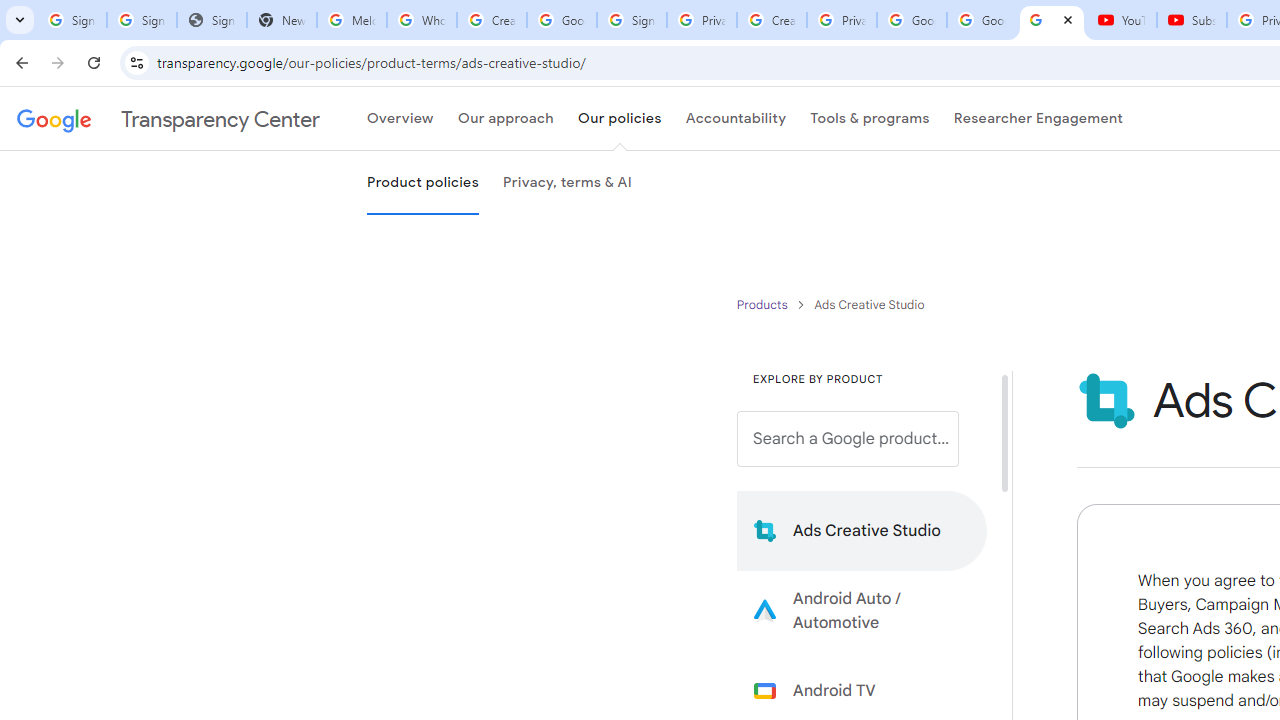  What do you see at coordinates (420, 20) in the screenshot?
I see `'Who is my administrator? - Google Account Help'` at bounding box center [420, 20].